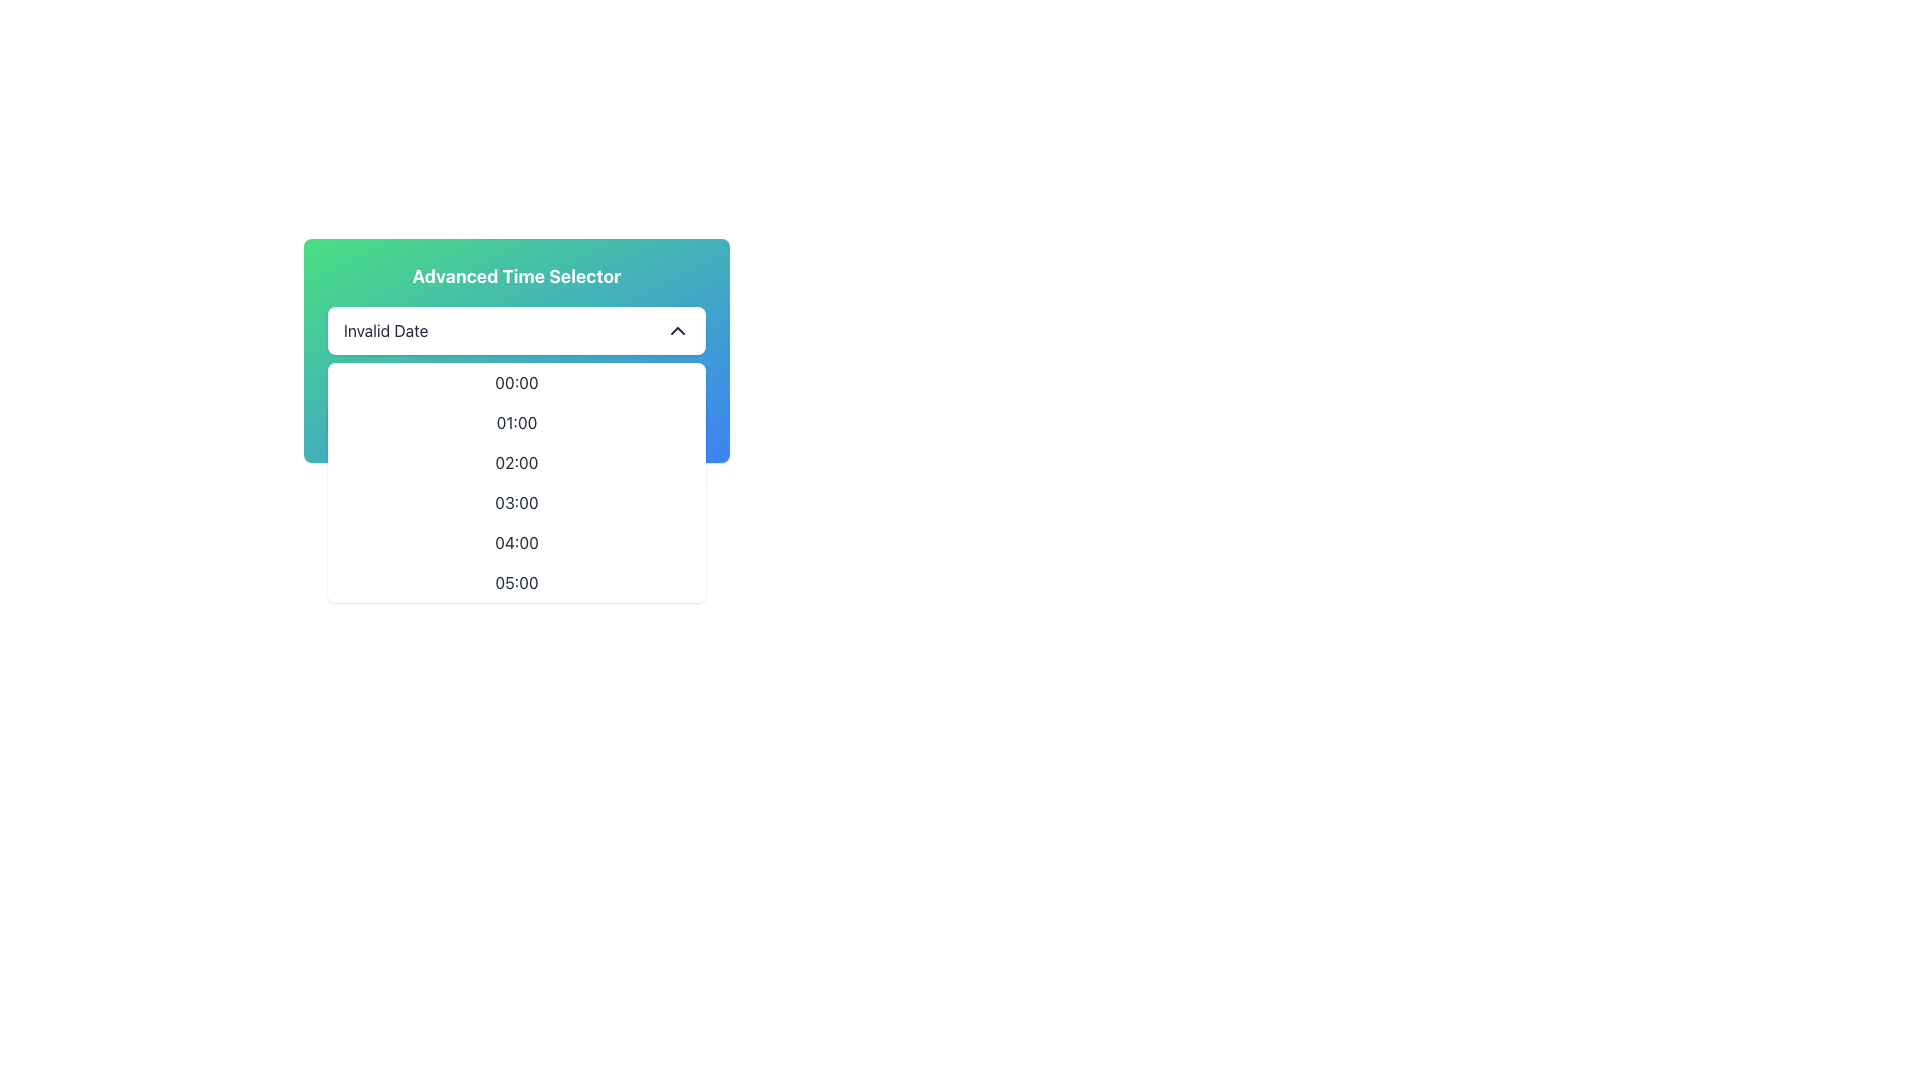 The image size is (1920, 1080). I want to click on the dropdown menu item displaying '00:00' located under the 'Invalid Date' input field, so click(517, 382).